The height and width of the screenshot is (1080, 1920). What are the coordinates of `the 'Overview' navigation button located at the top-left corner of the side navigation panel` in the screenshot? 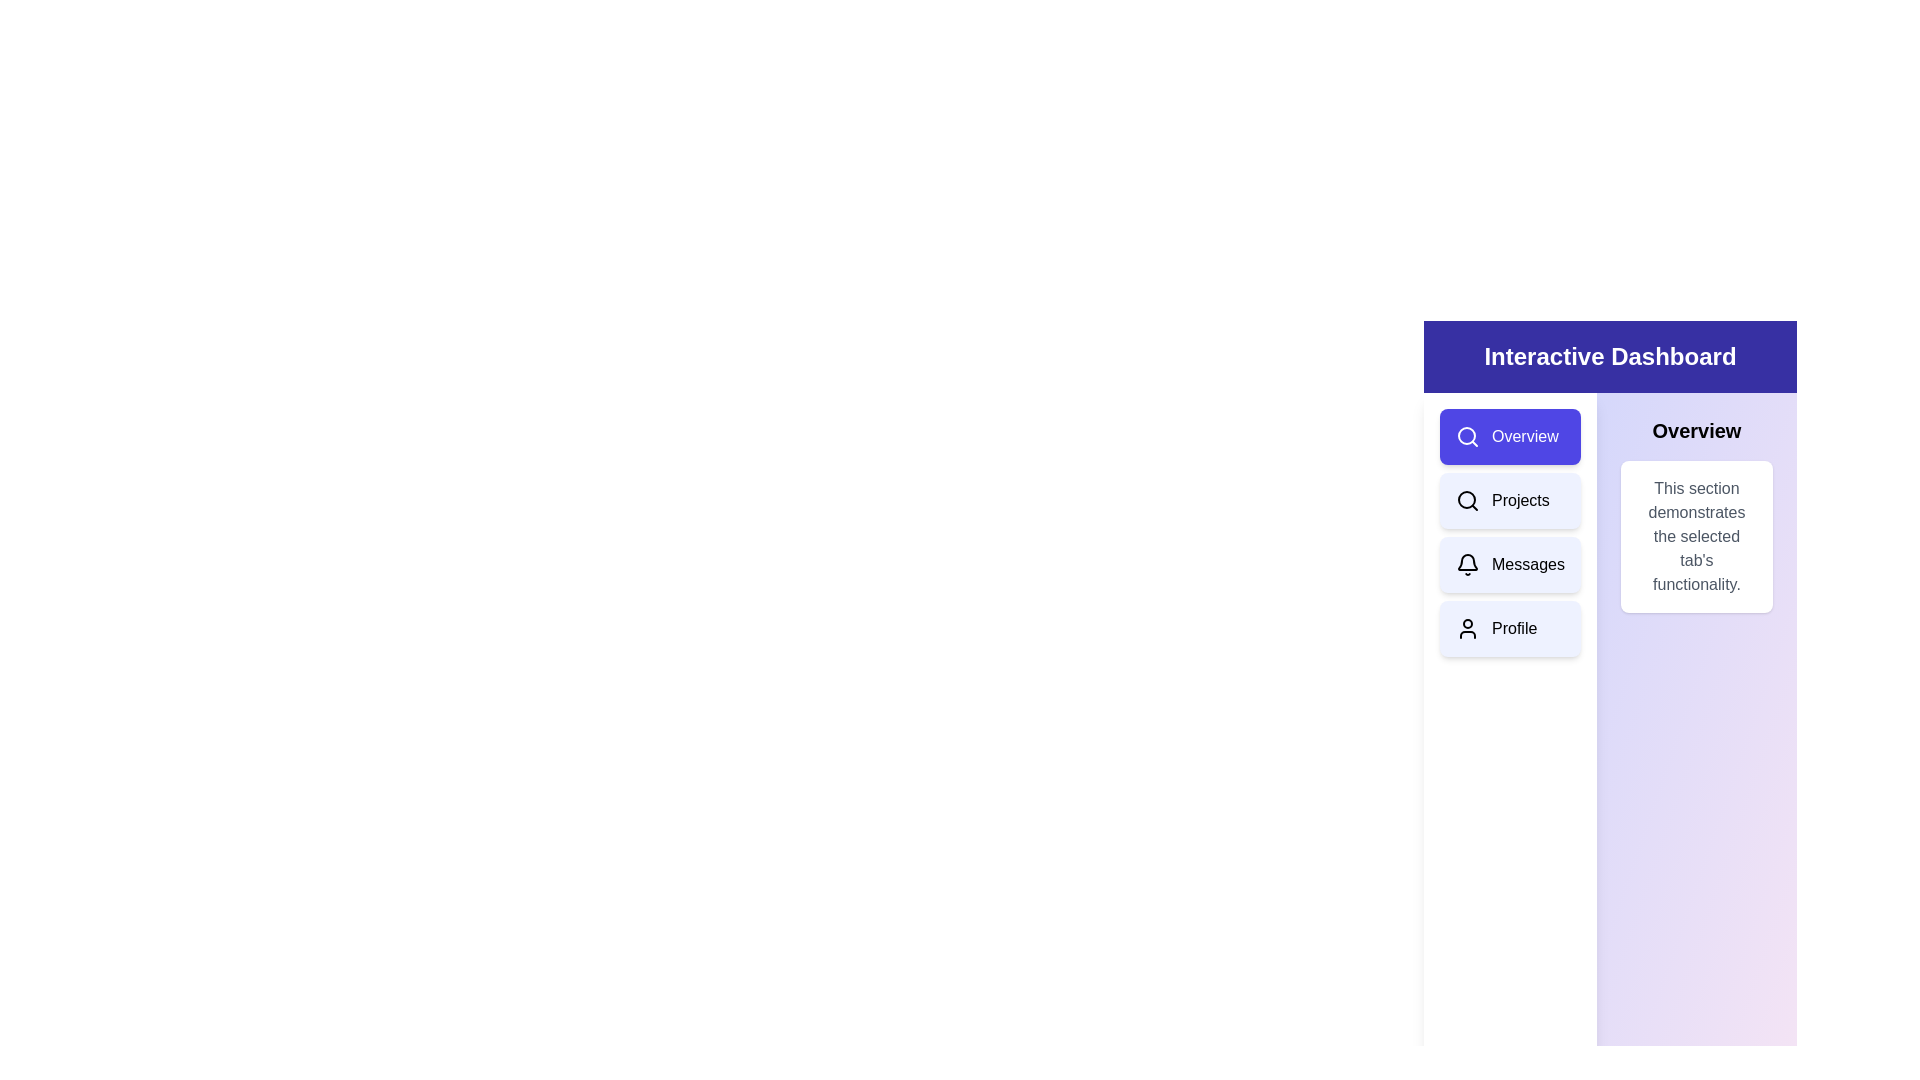 It's located at (1510, 435).